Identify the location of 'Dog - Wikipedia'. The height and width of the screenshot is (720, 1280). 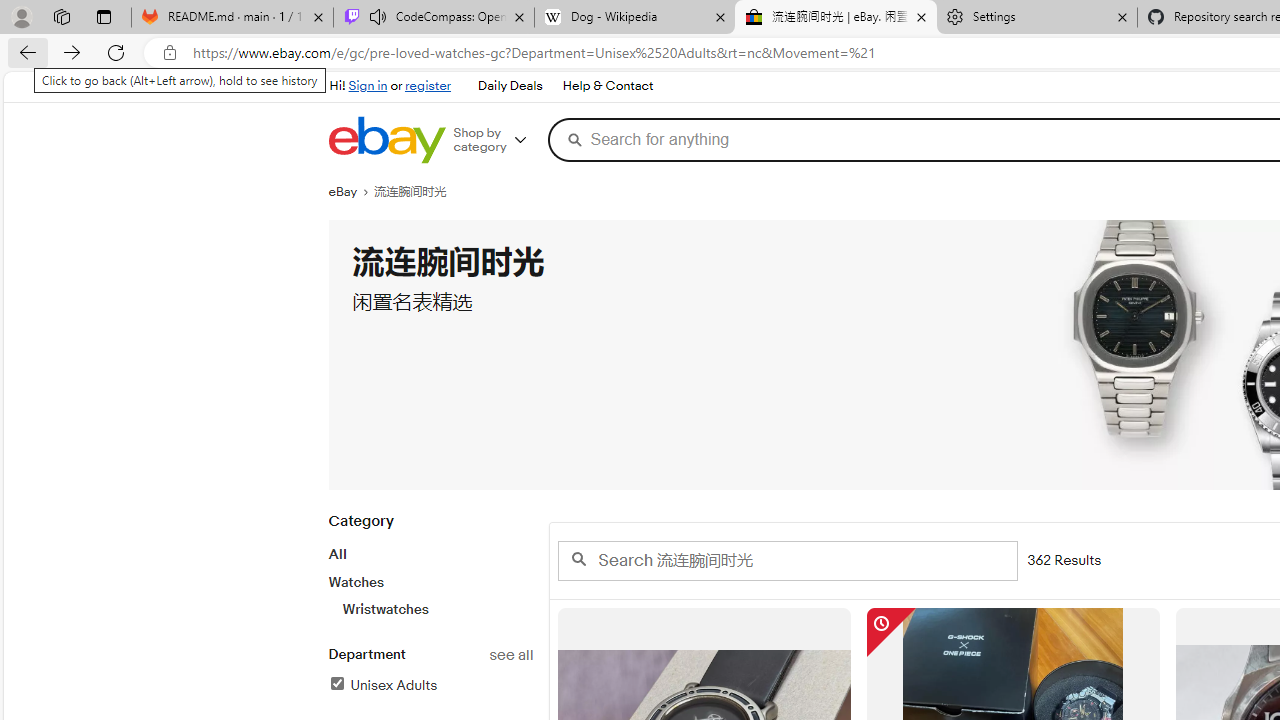
(633, 17).